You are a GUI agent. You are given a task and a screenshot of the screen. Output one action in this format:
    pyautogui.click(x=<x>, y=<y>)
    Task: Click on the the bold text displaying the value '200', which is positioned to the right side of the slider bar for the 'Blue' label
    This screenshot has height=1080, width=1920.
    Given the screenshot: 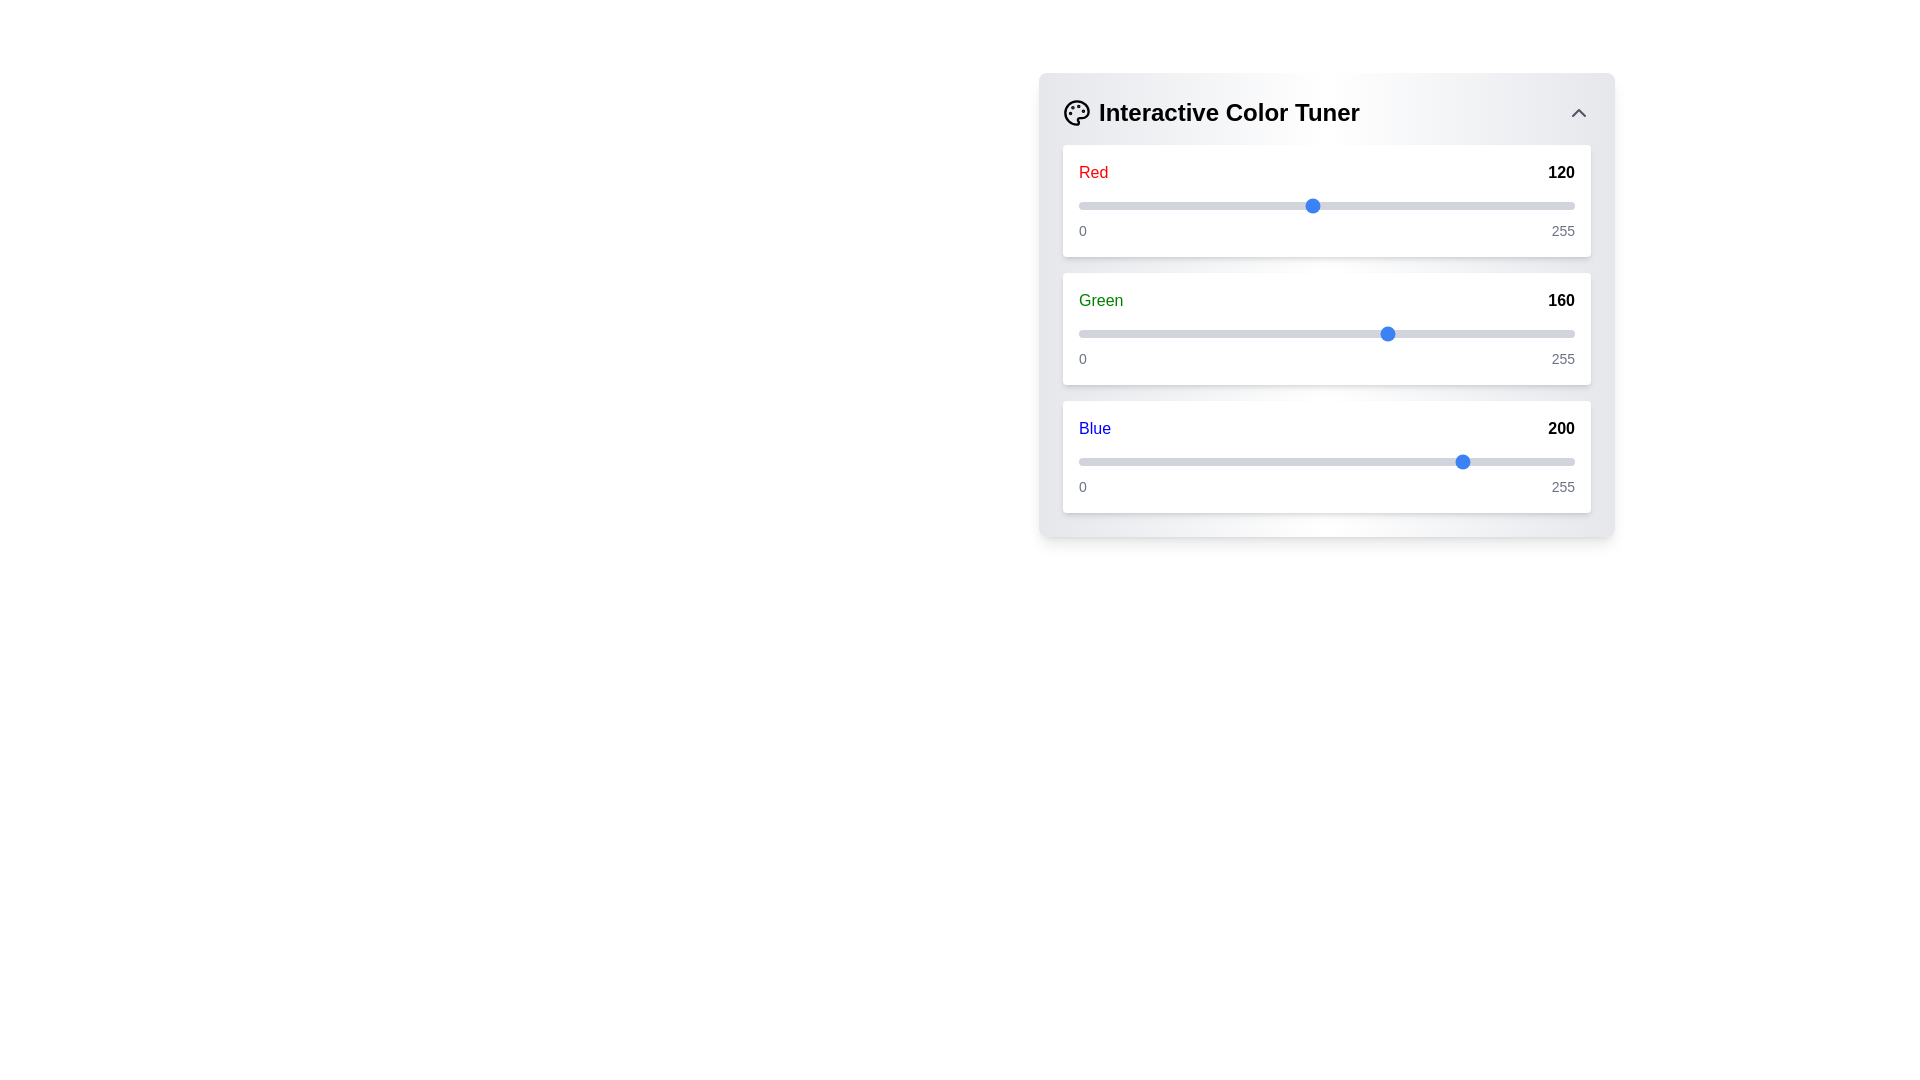 What is the action you would take?
    pyautogui.click(x=1560, y=427)
    